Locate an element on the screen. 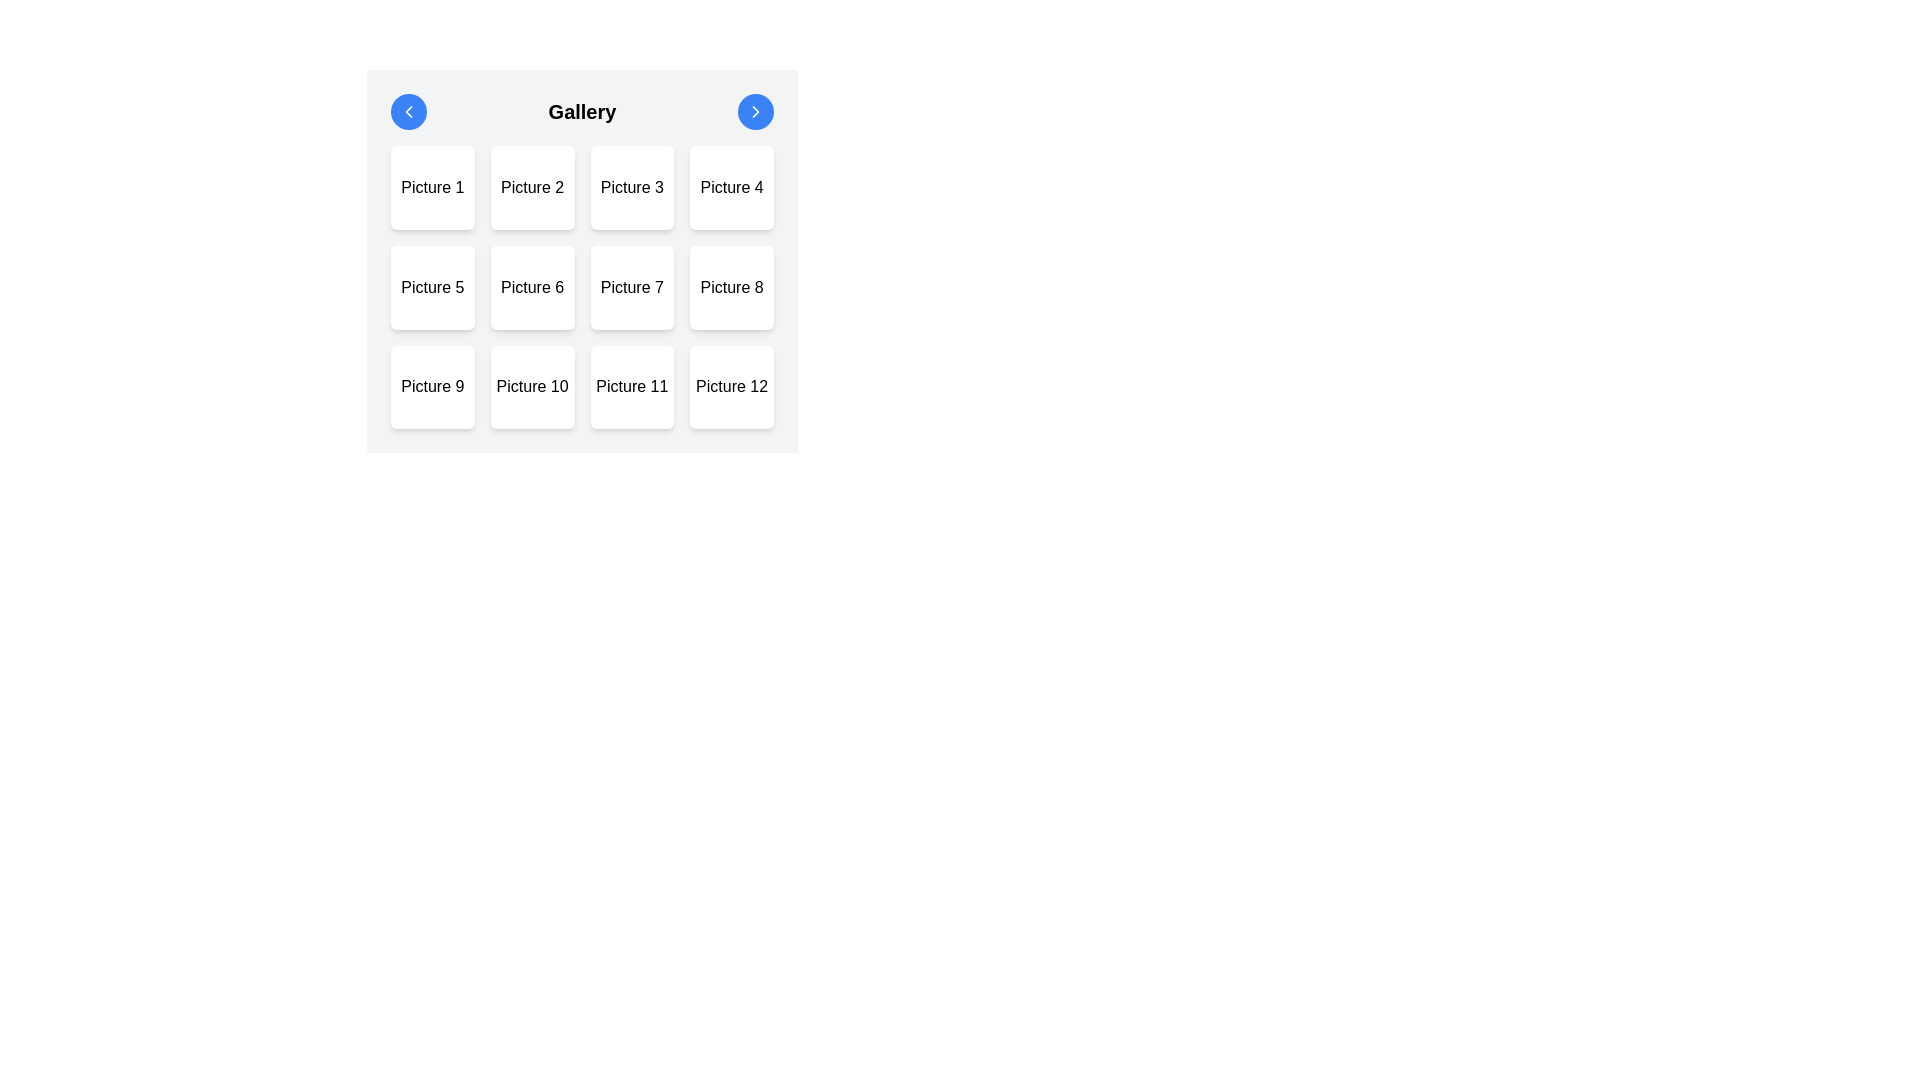 The height and width of the screenshot is (1080, 1920). the clickable grid item representing 'Picture 6' located in the central grid, second row and second column of a 4x3 layout is located at coordinates (581, 287).